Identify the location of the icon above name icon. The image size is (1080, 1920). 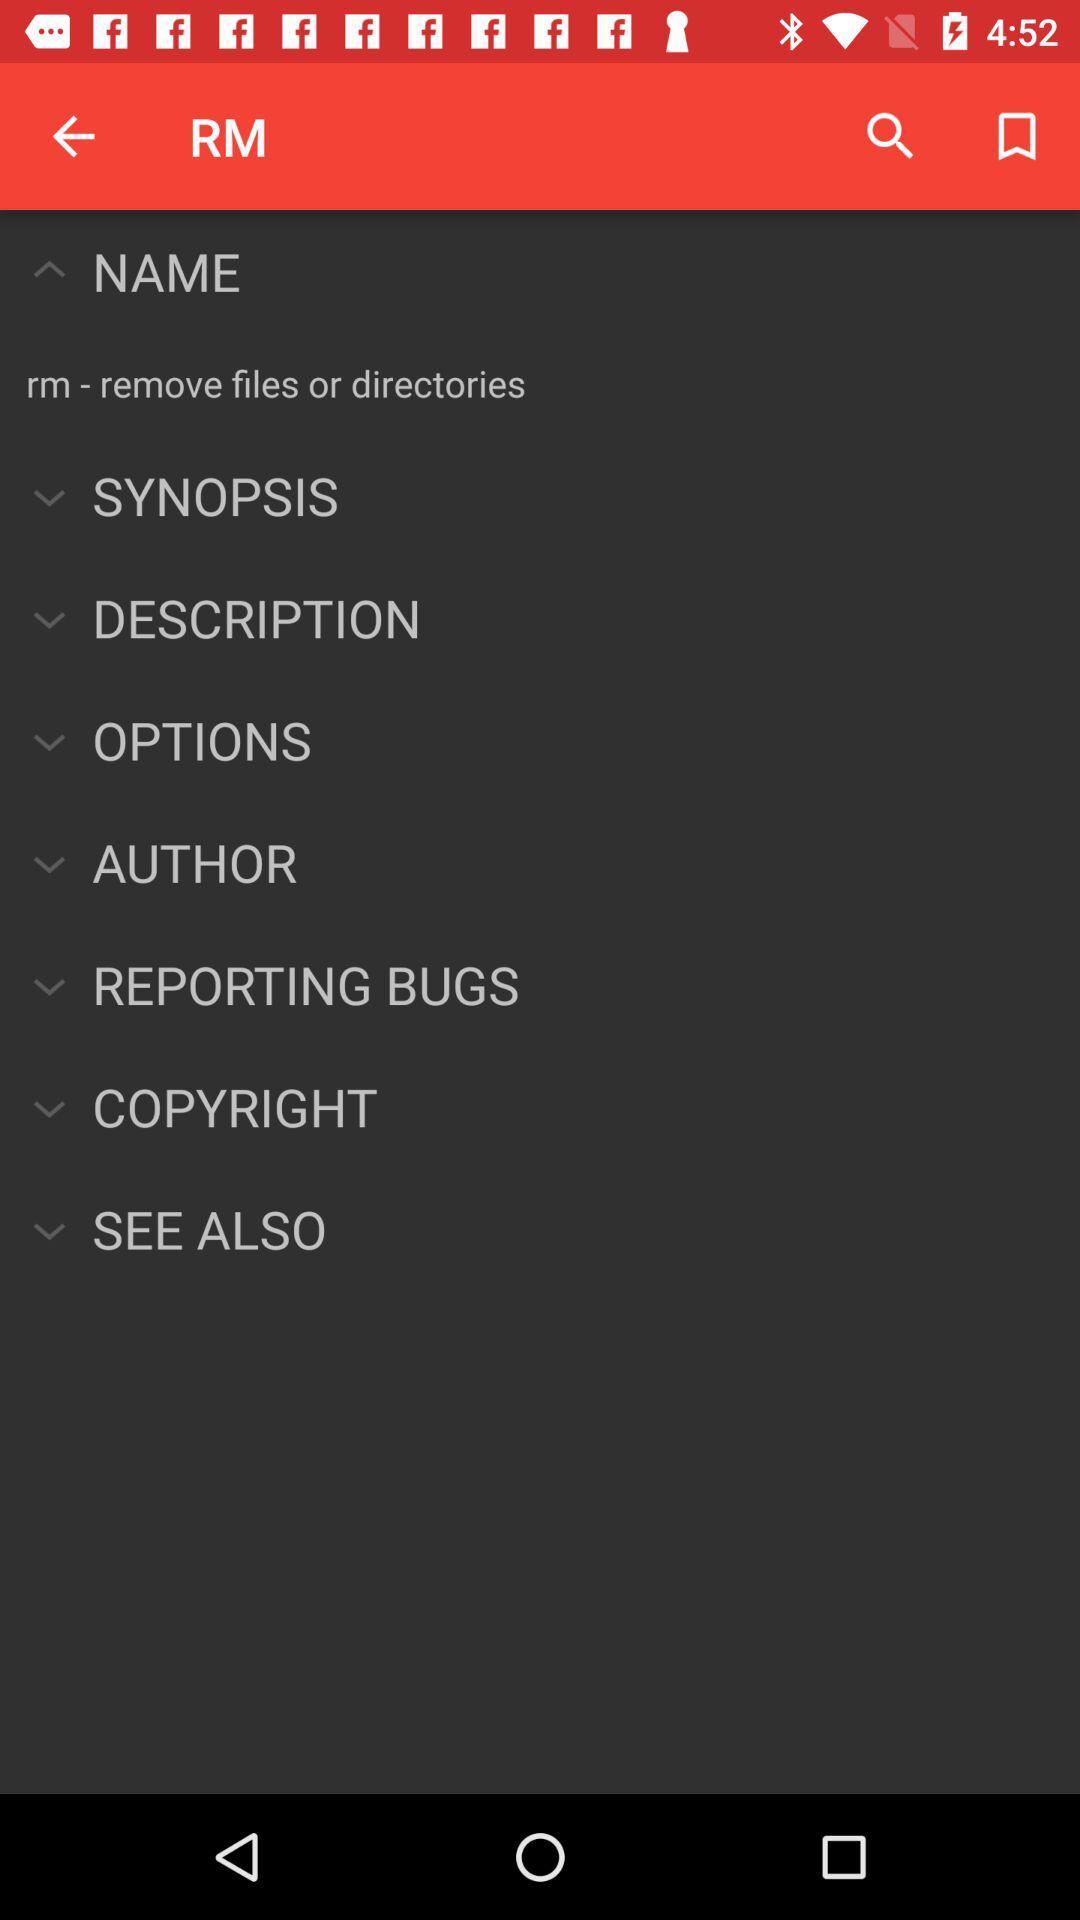
(72, 135).